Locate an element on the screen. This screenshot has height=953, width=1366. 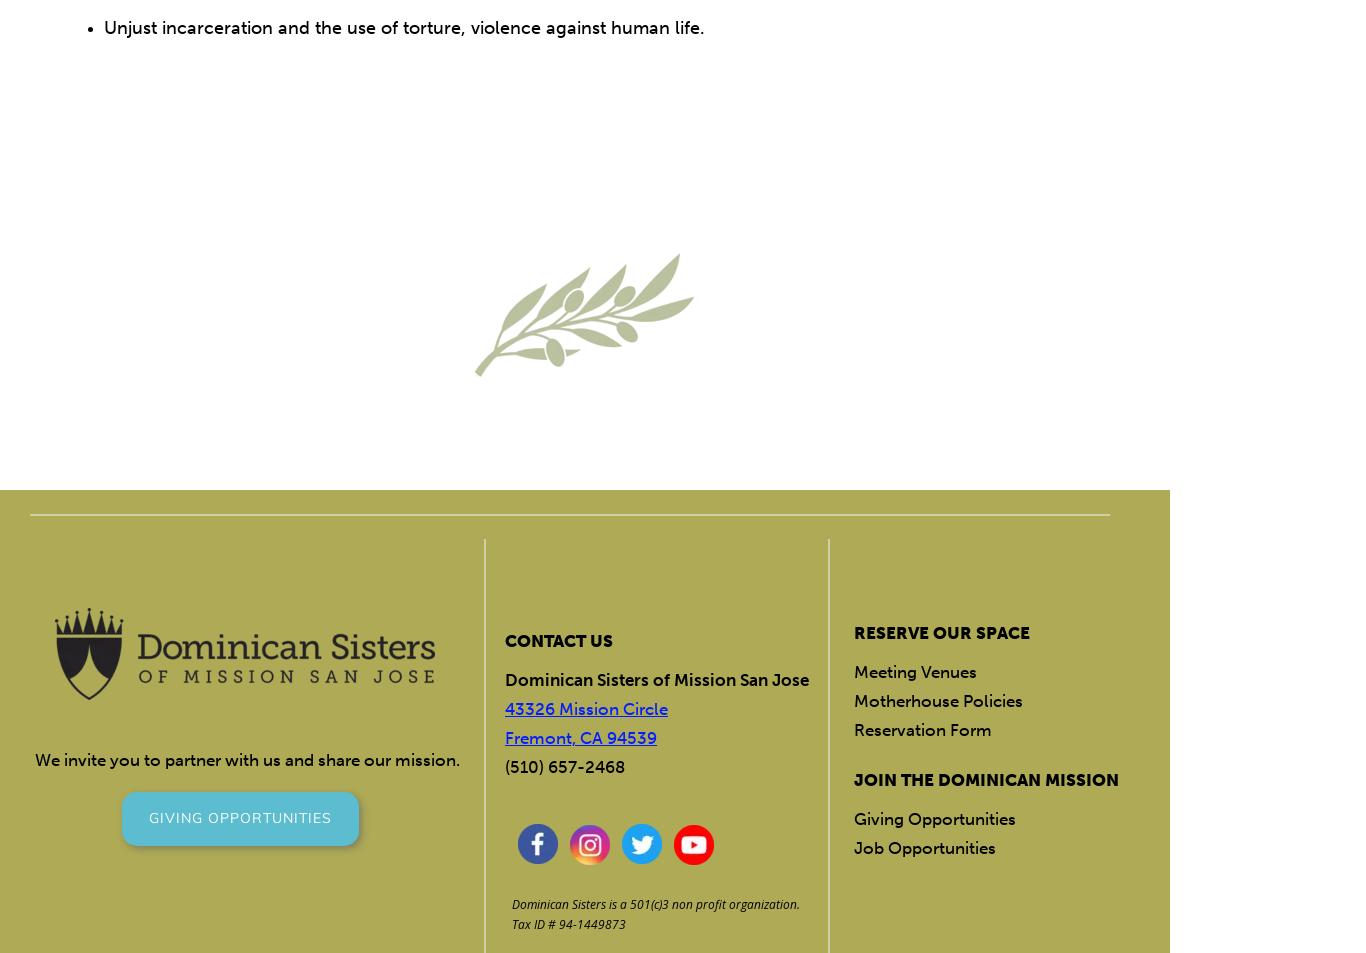
'Dominican Sisters is a 501(c)3 non profit organization.' is located at coordinates (654, 904).